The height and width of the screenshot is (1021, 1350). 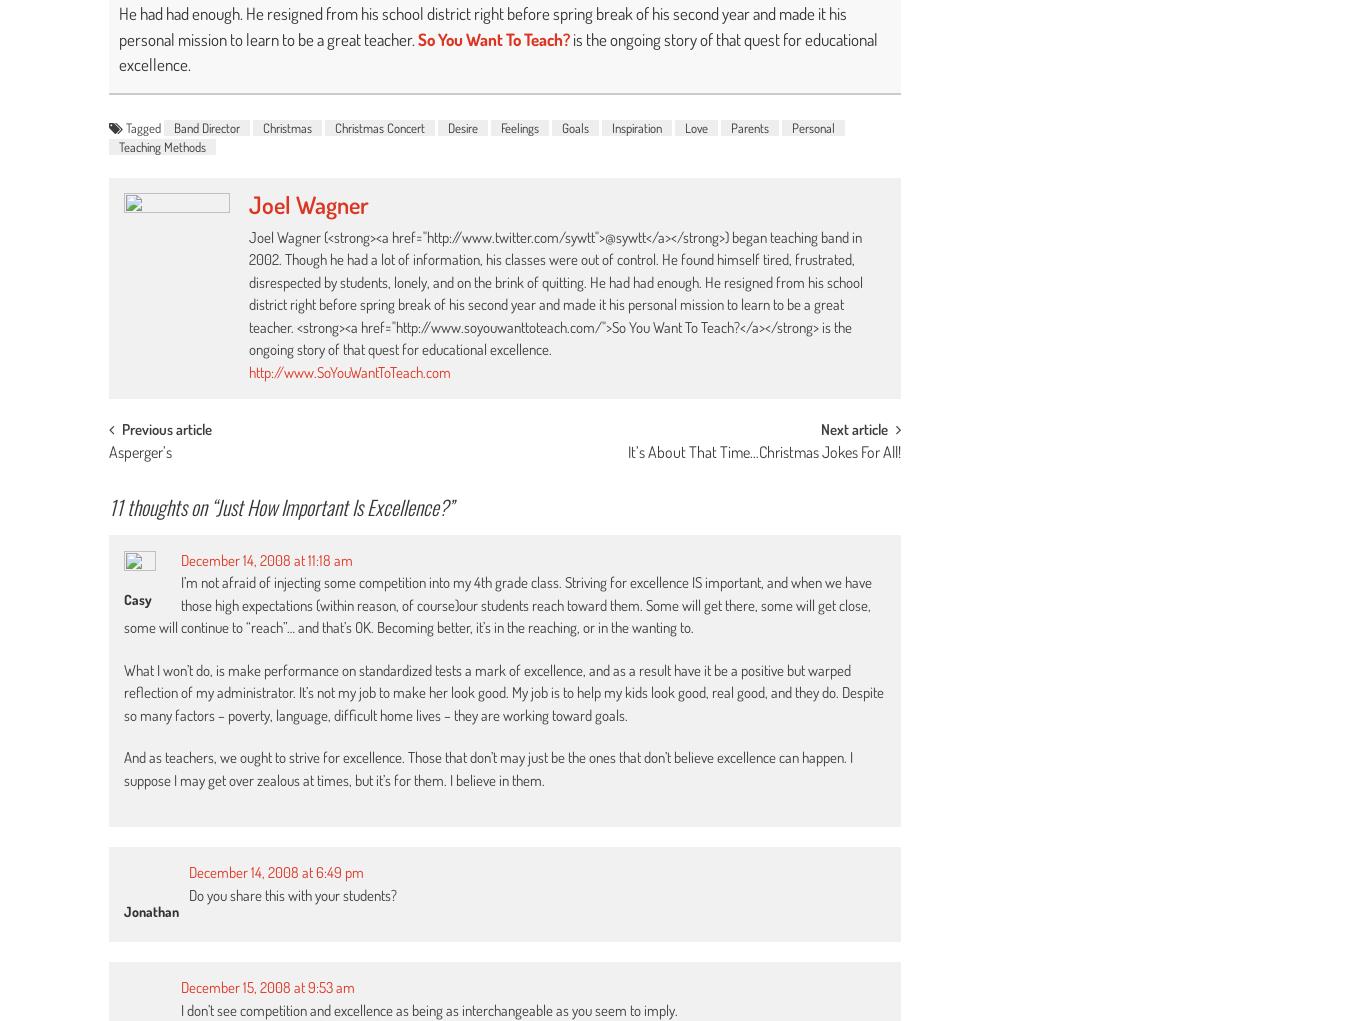 What do you see at coordinates (266, 558) in the screenshot?
I see `'December 14, 2008 at 11:18 am'` at bounding box center [266, 558].